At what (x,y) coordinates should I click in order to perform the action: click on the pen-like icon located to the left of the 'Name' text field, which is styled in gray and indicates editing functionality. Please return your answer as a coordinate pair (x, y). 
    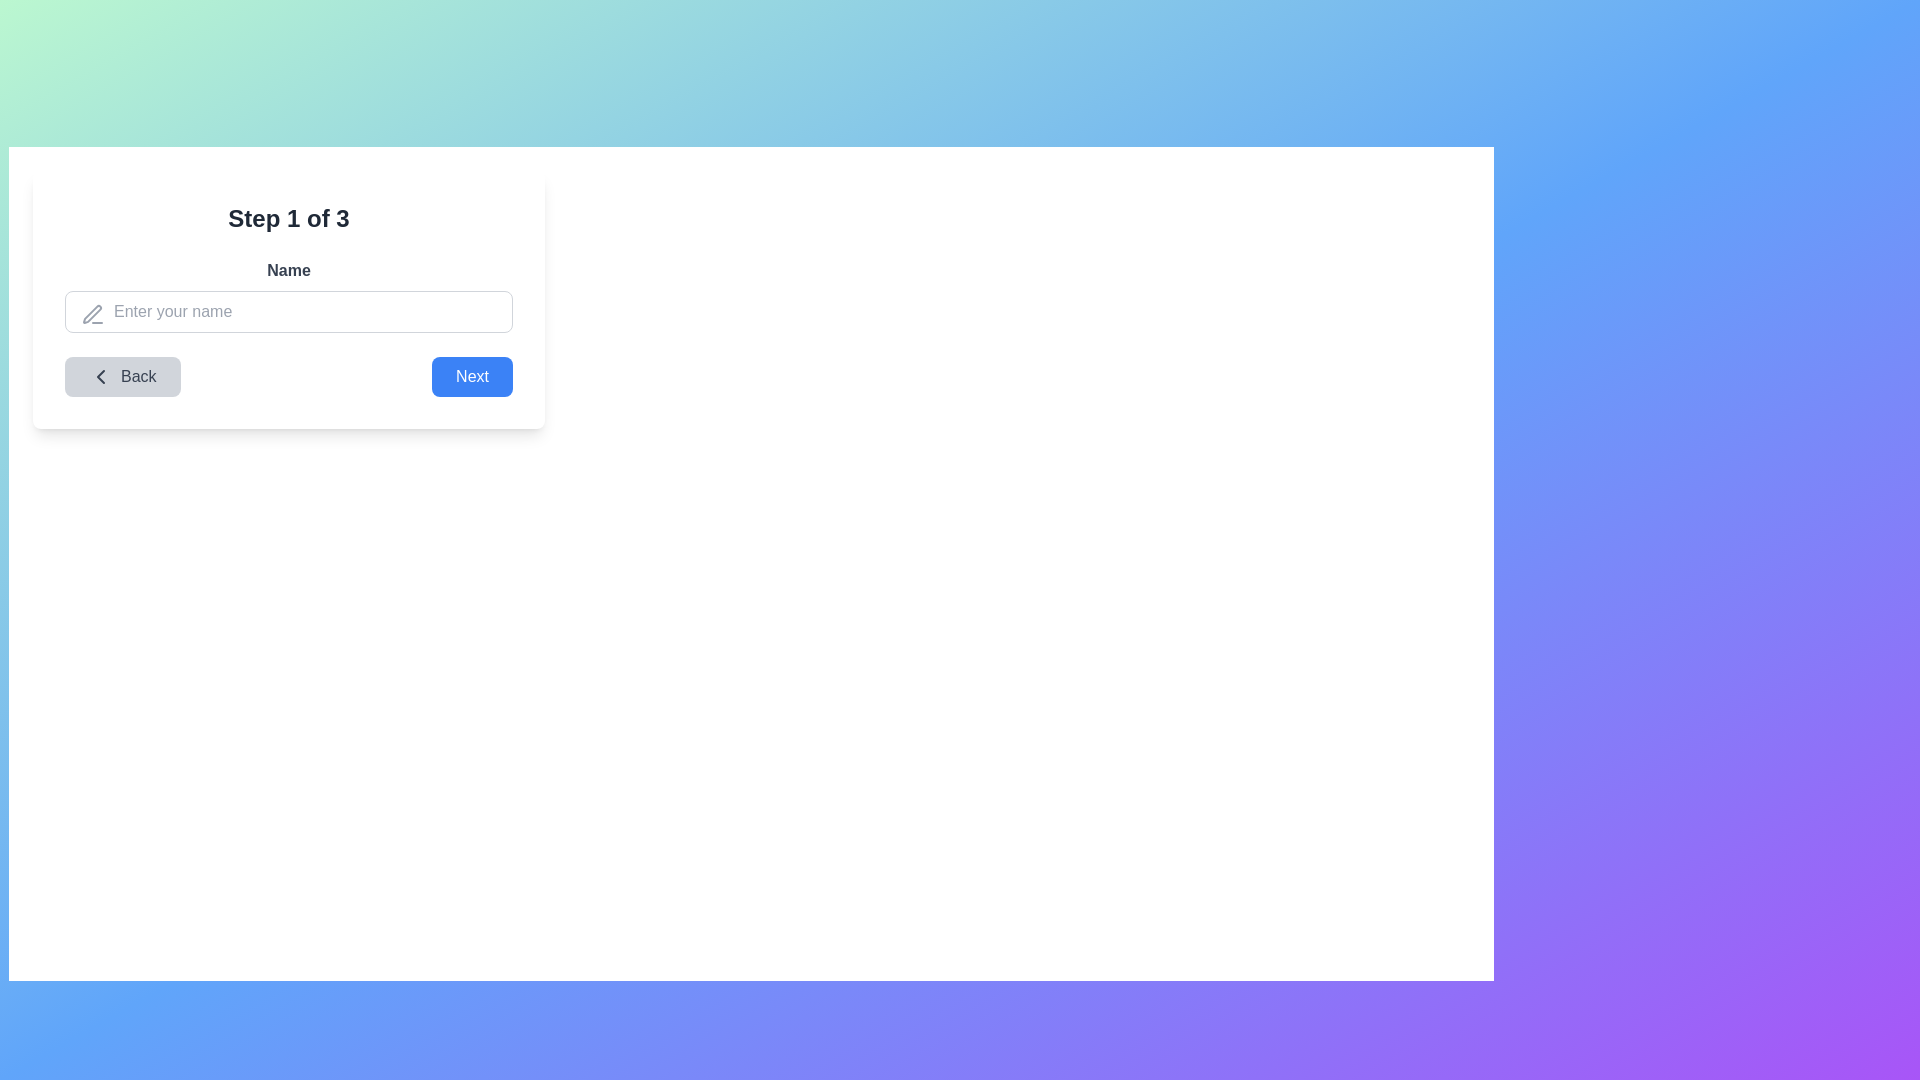
    Looking at the image, I should click on (91, 315).